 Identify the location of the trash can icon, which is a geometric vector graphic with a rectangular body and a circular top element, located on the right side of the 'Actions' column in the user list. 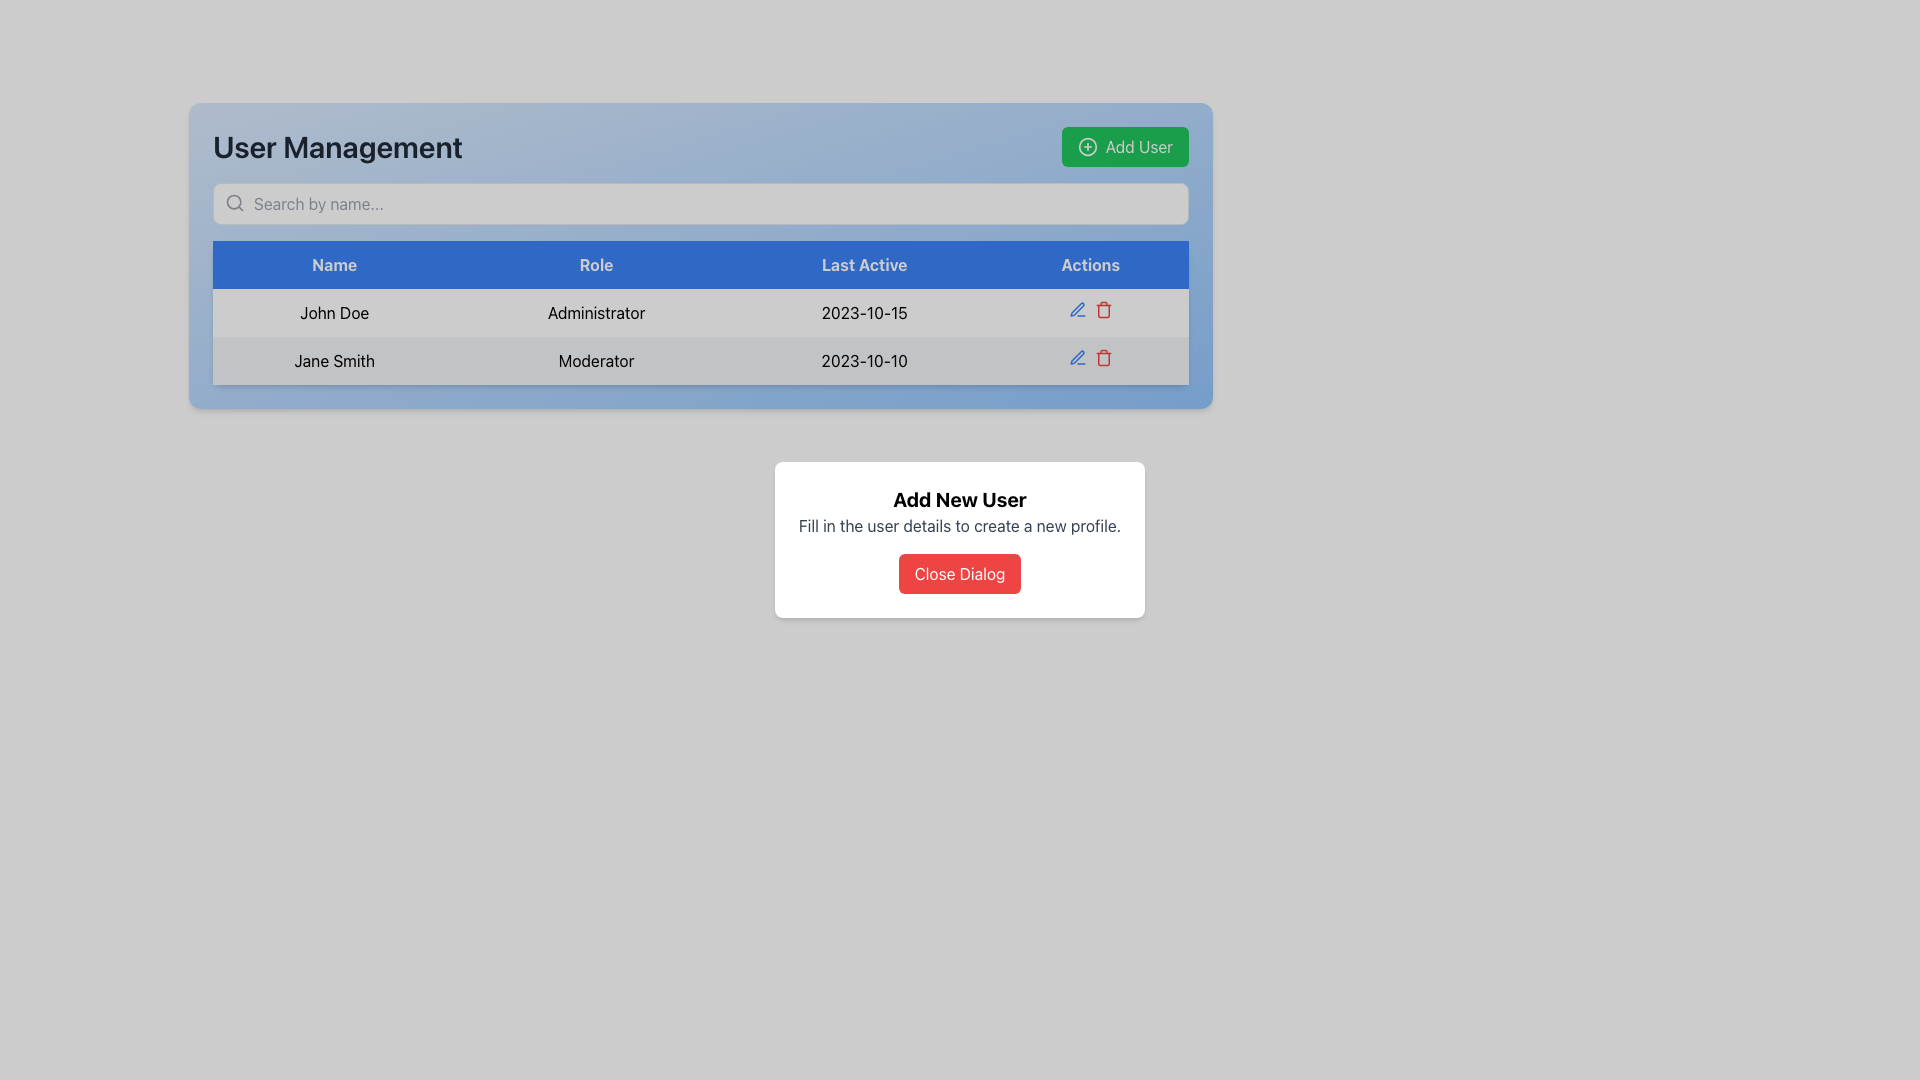
(1102, 311).